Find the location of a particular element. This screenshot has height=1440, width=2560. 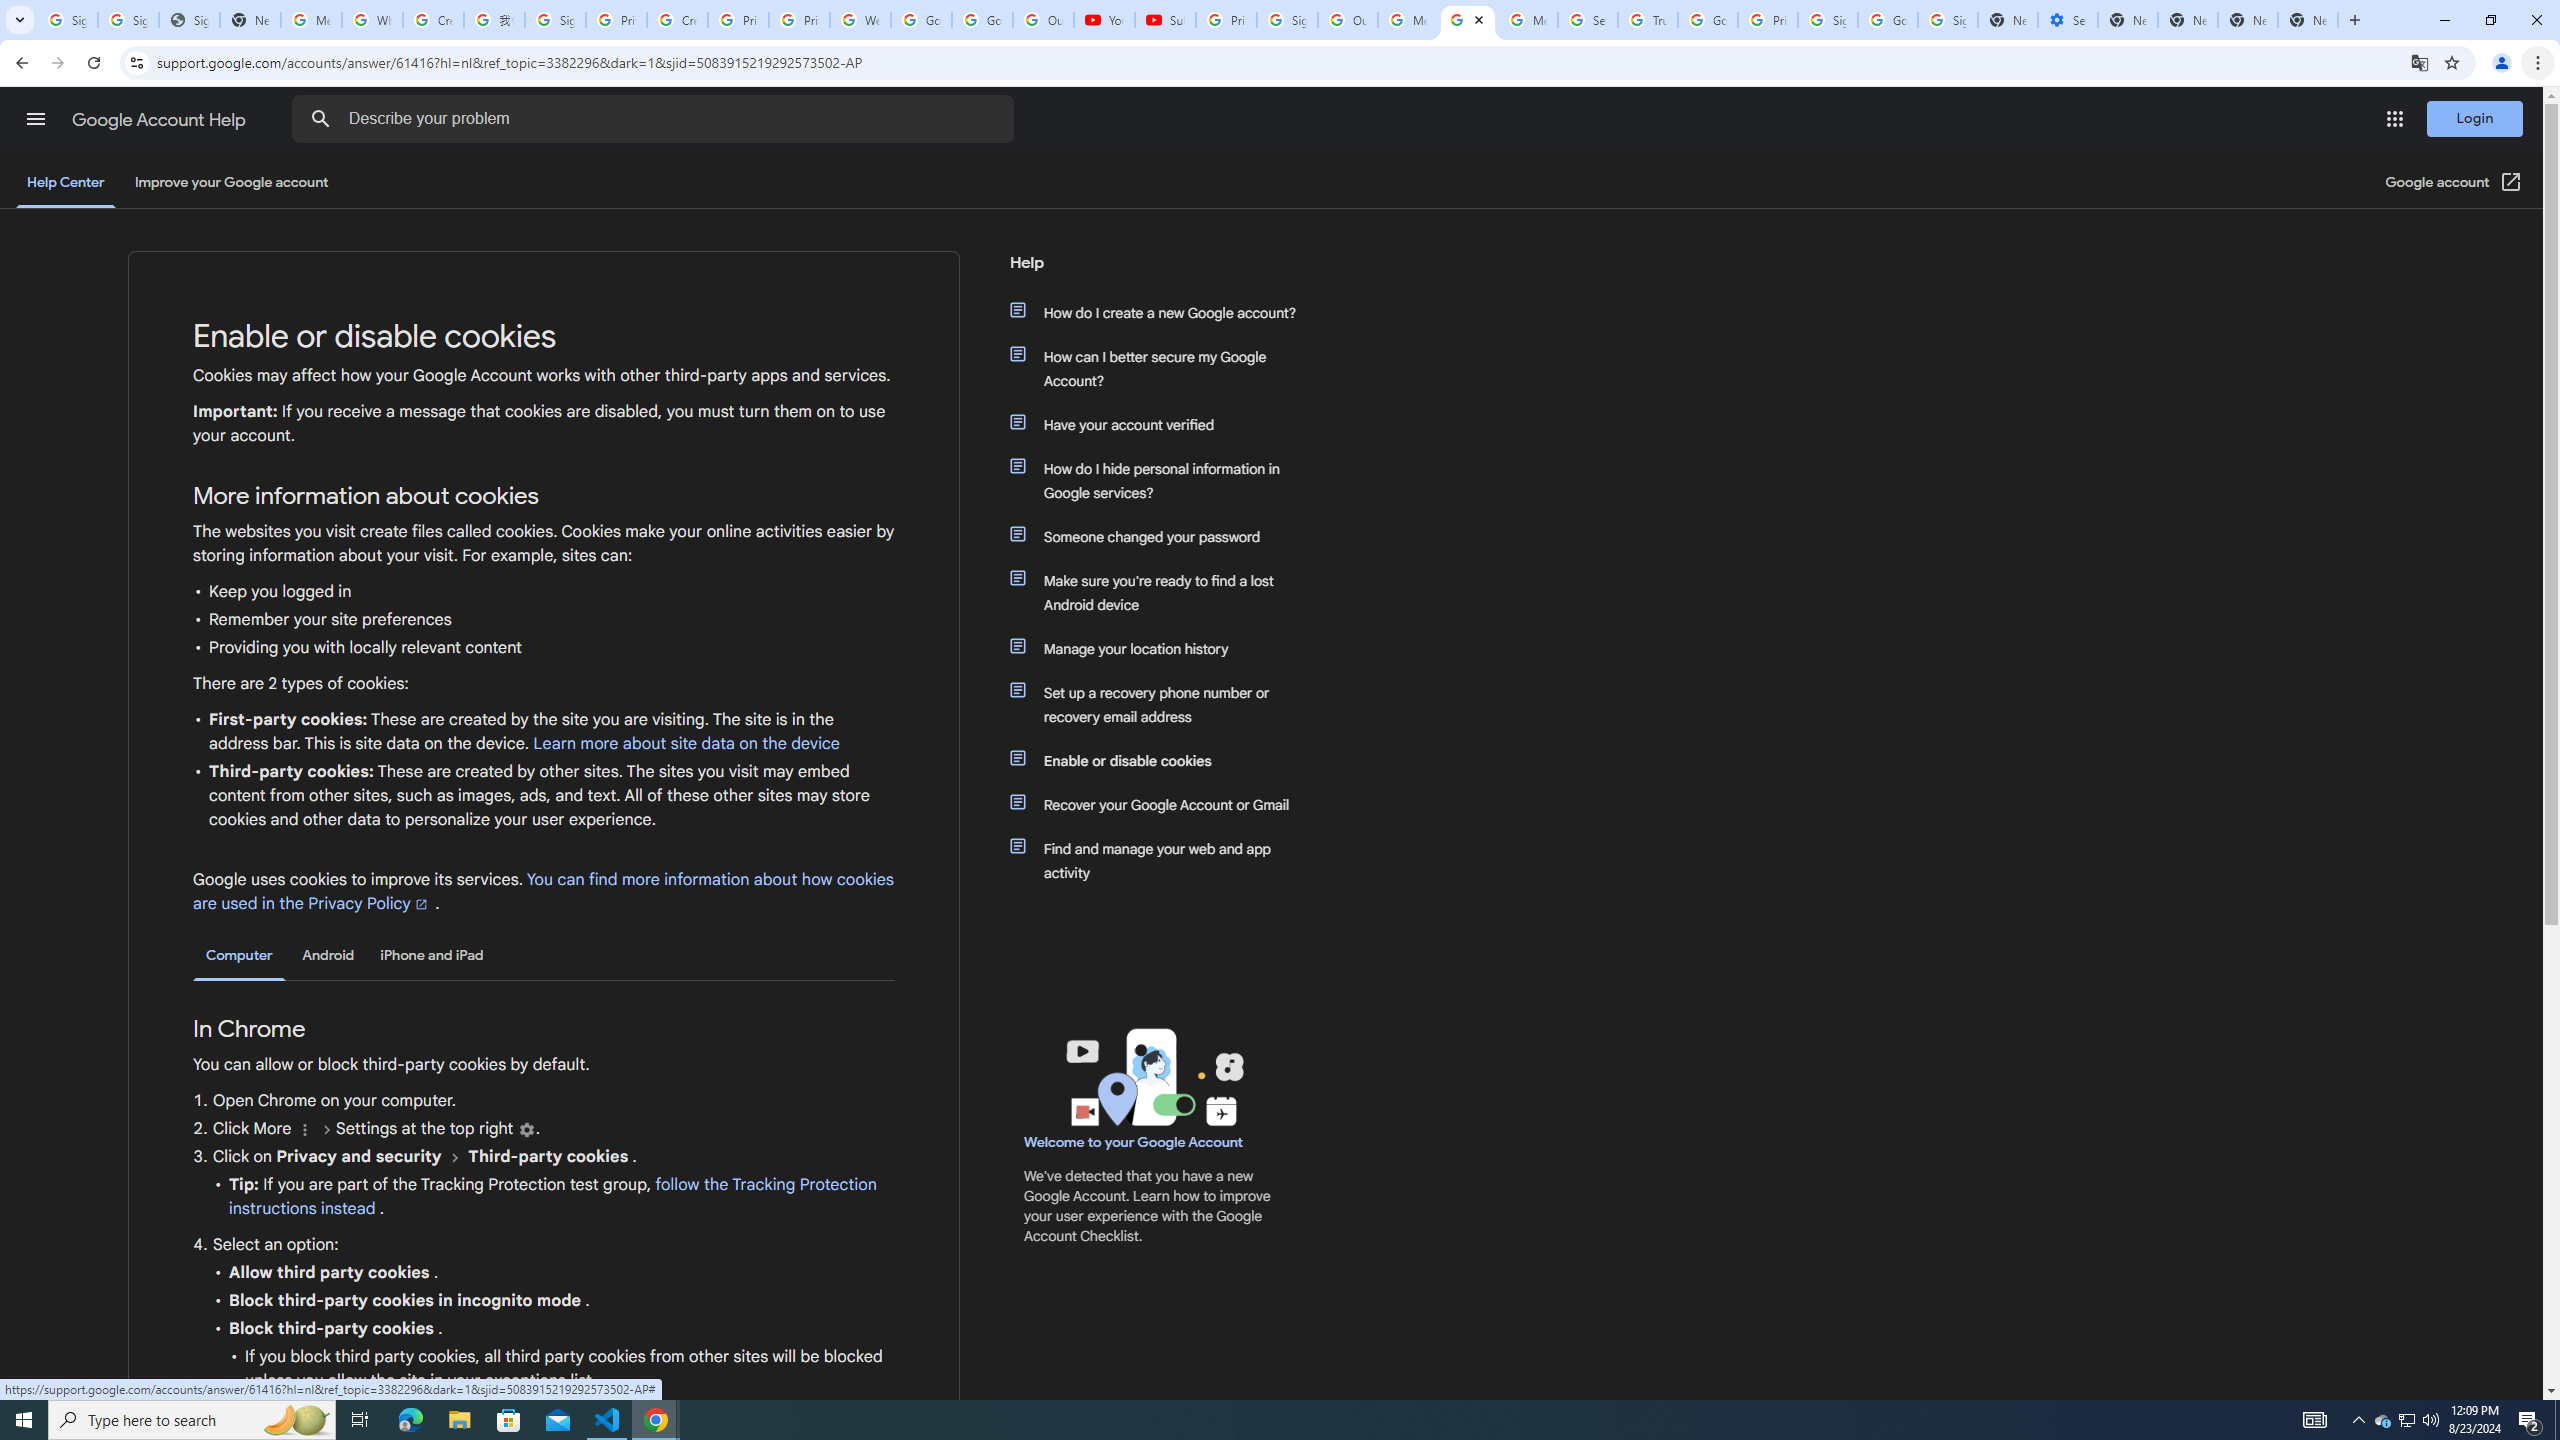

'Search our Doodle Library Collection - Google Doodles' is located at coordinates (1587, 19).